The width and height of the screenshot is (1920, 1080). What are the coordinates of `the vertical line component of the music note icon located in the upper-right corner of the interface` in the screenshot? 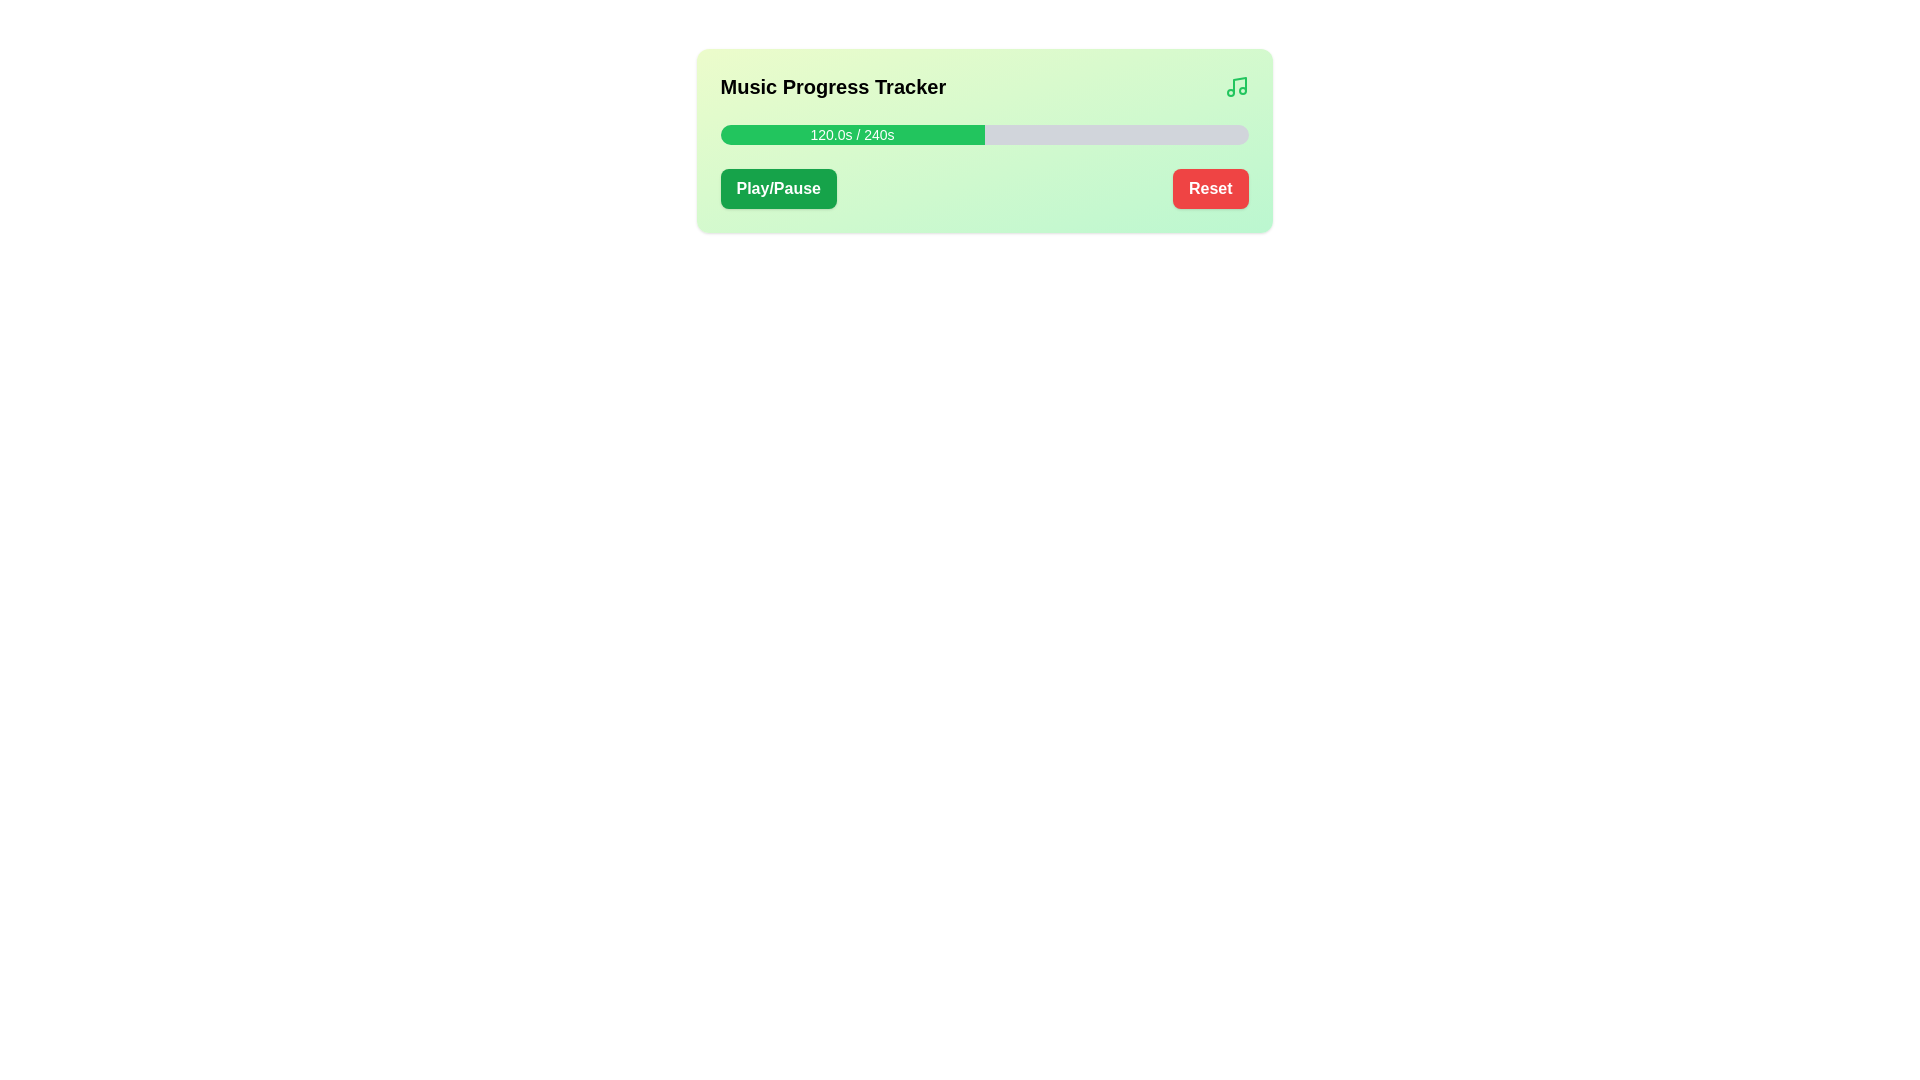 It's located at (1238, 84).